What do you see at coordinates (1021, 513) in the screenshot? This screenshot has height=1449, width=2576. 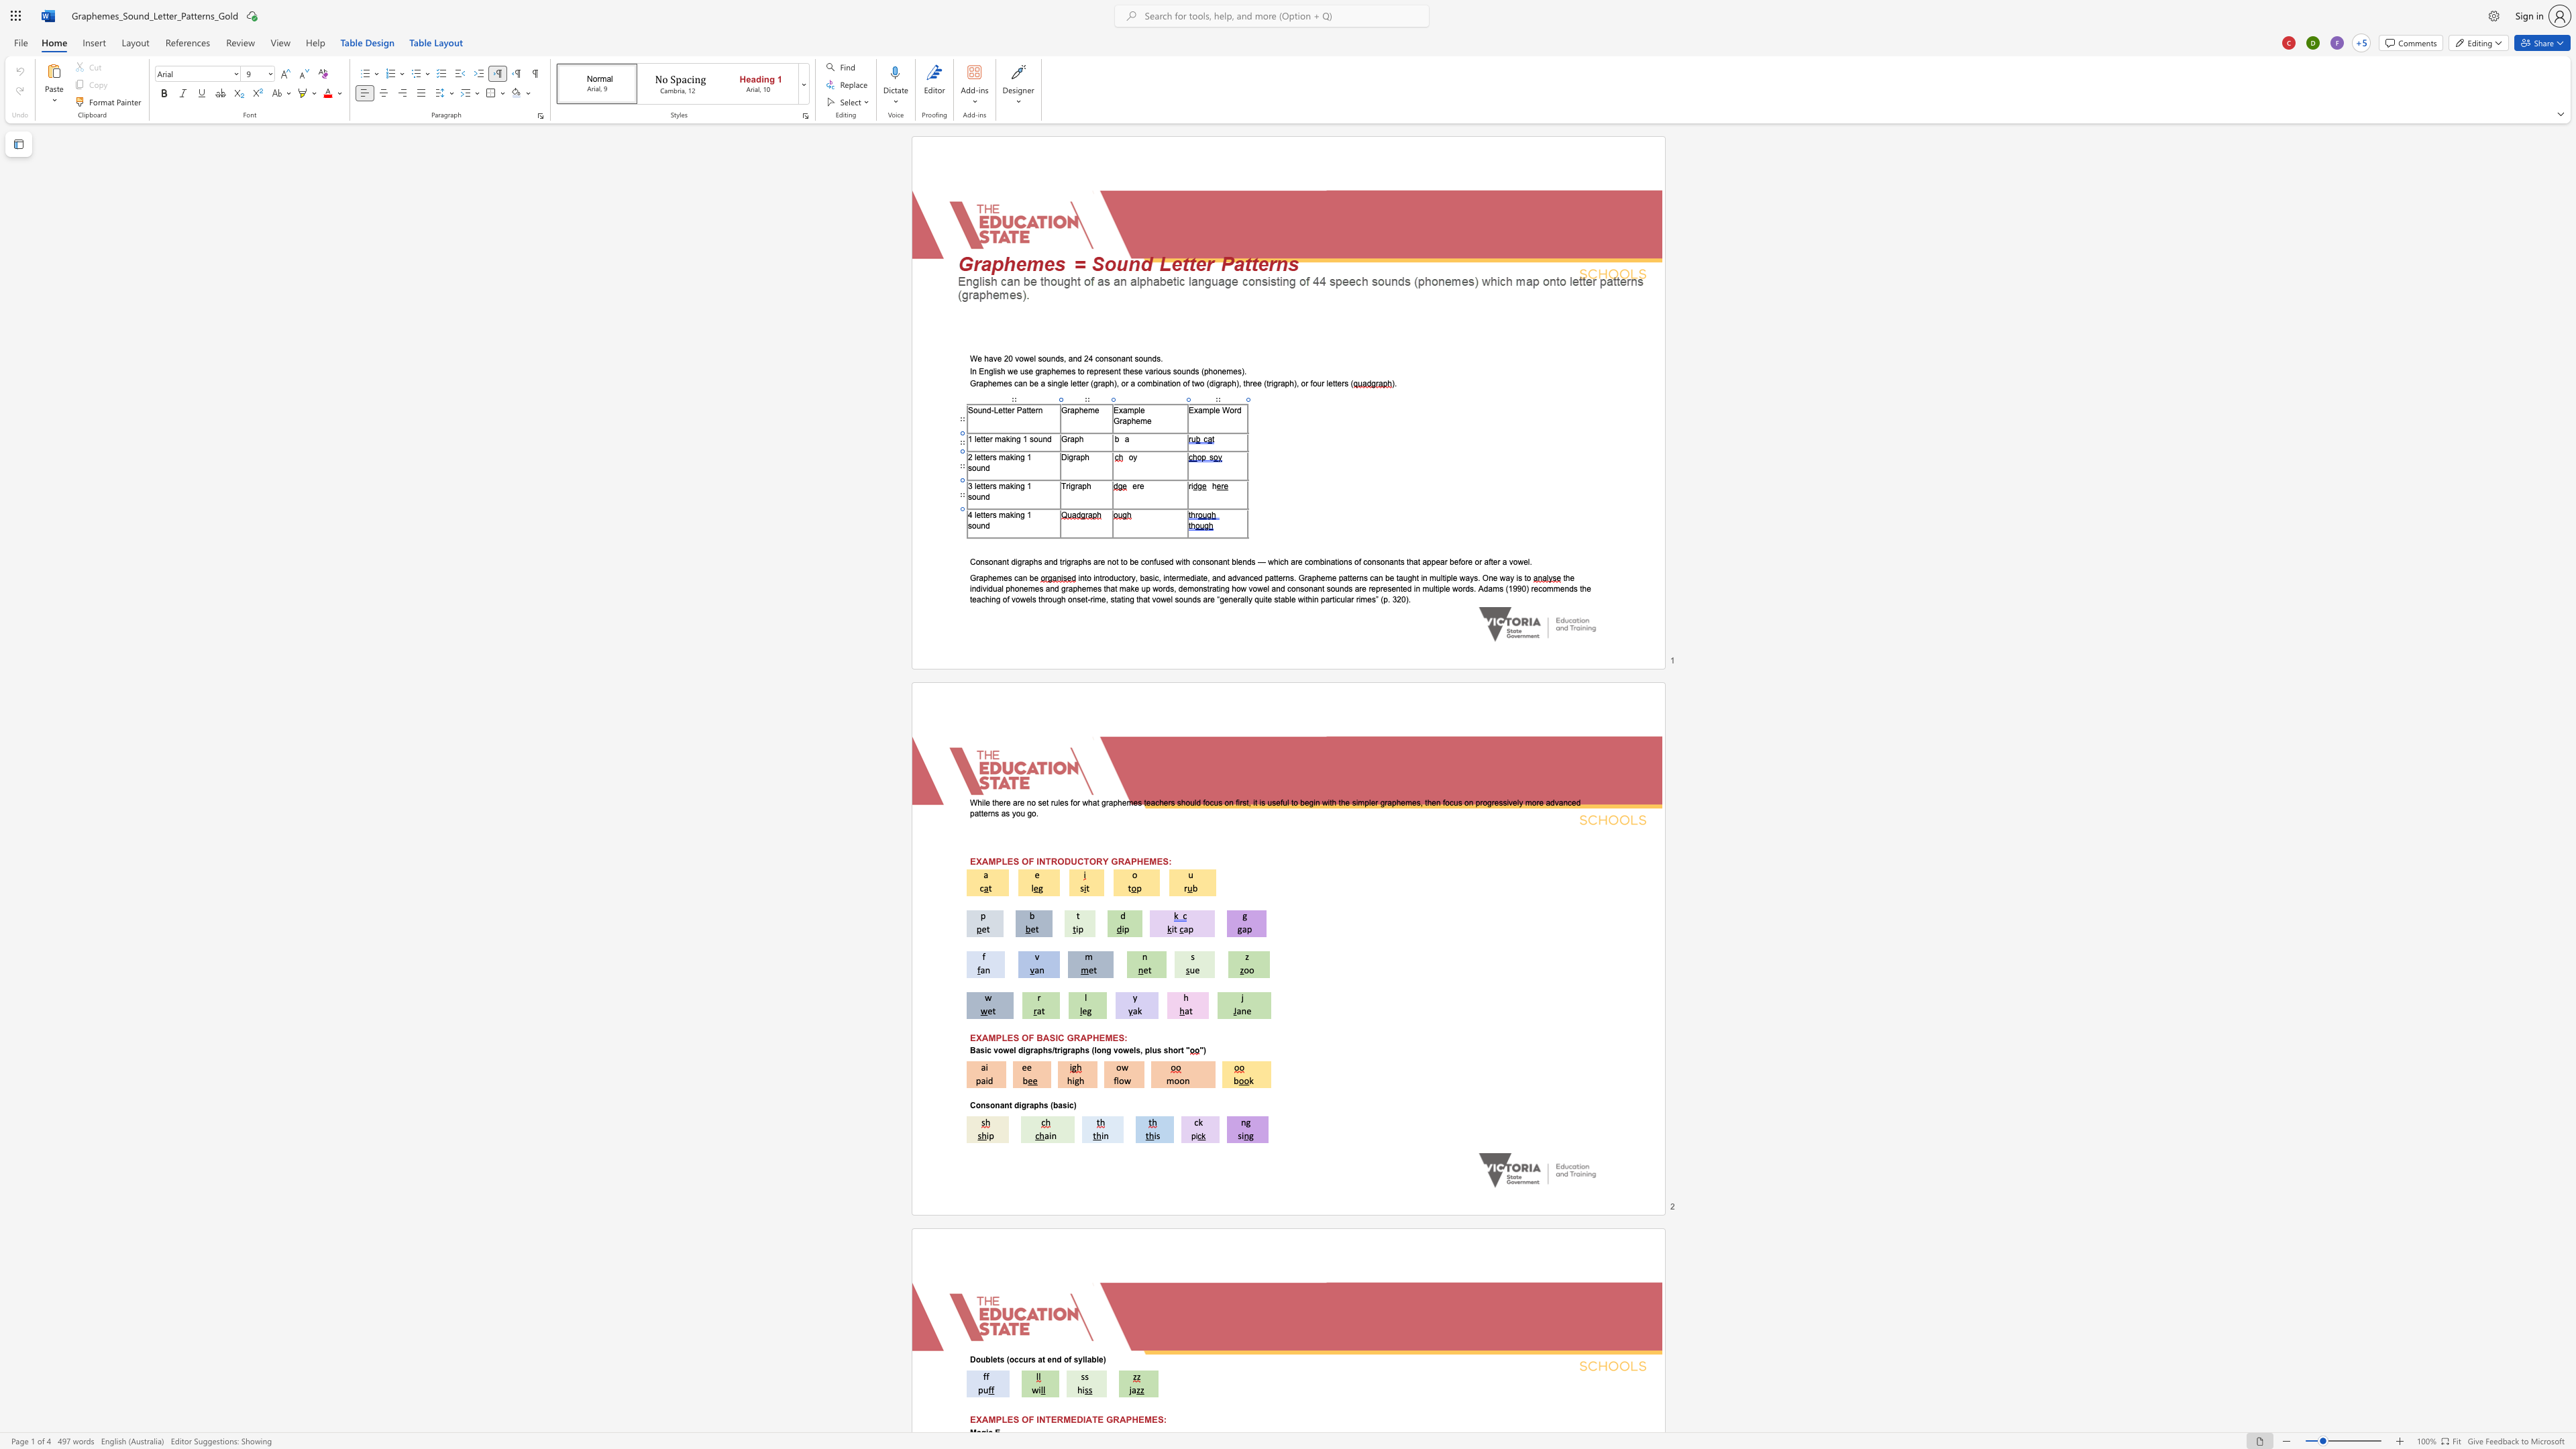 I see `the 1th character "g" in the text` at bounding box center [1021, 513].